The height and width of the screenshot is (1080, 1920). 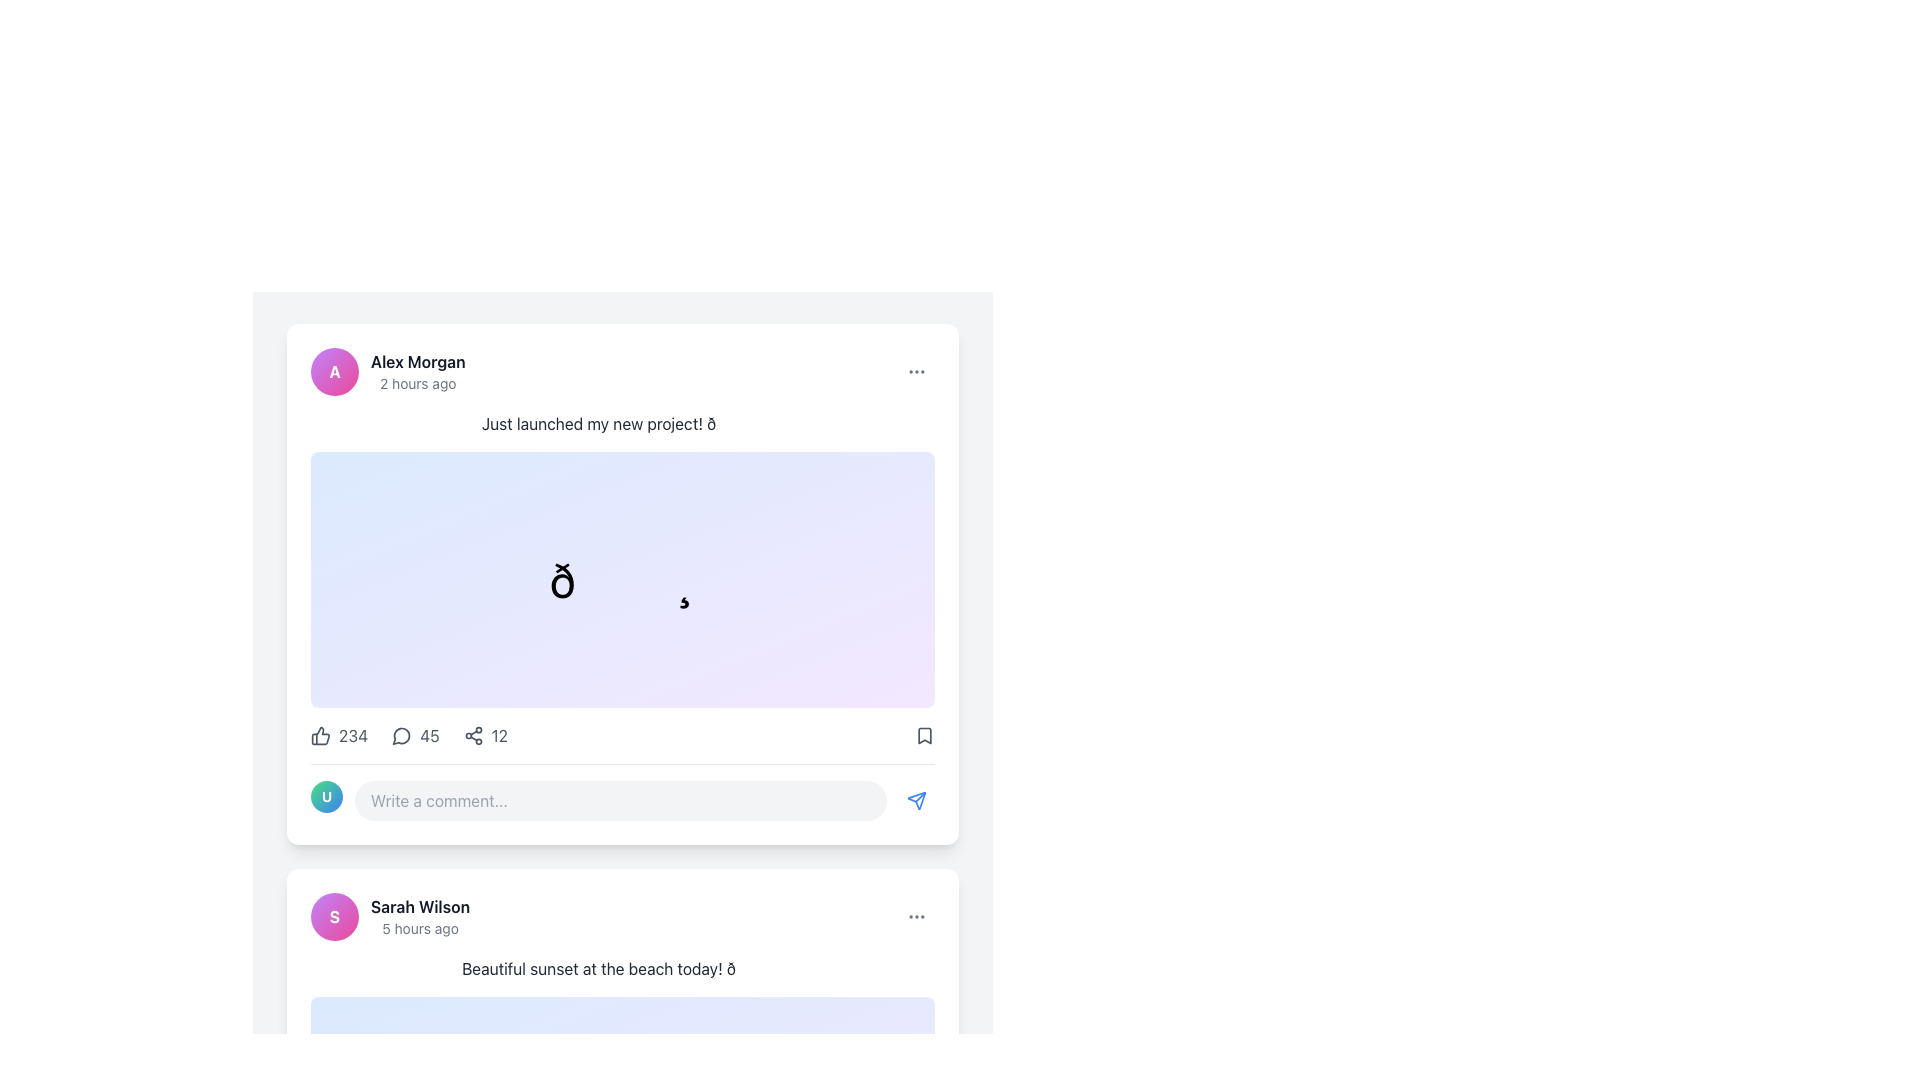 I want to click on text content which serves as the main body of a post or status update, located beneath the header showing Alex Morgan's profile picture and above a gradient background section, so click(x=622, y=423).